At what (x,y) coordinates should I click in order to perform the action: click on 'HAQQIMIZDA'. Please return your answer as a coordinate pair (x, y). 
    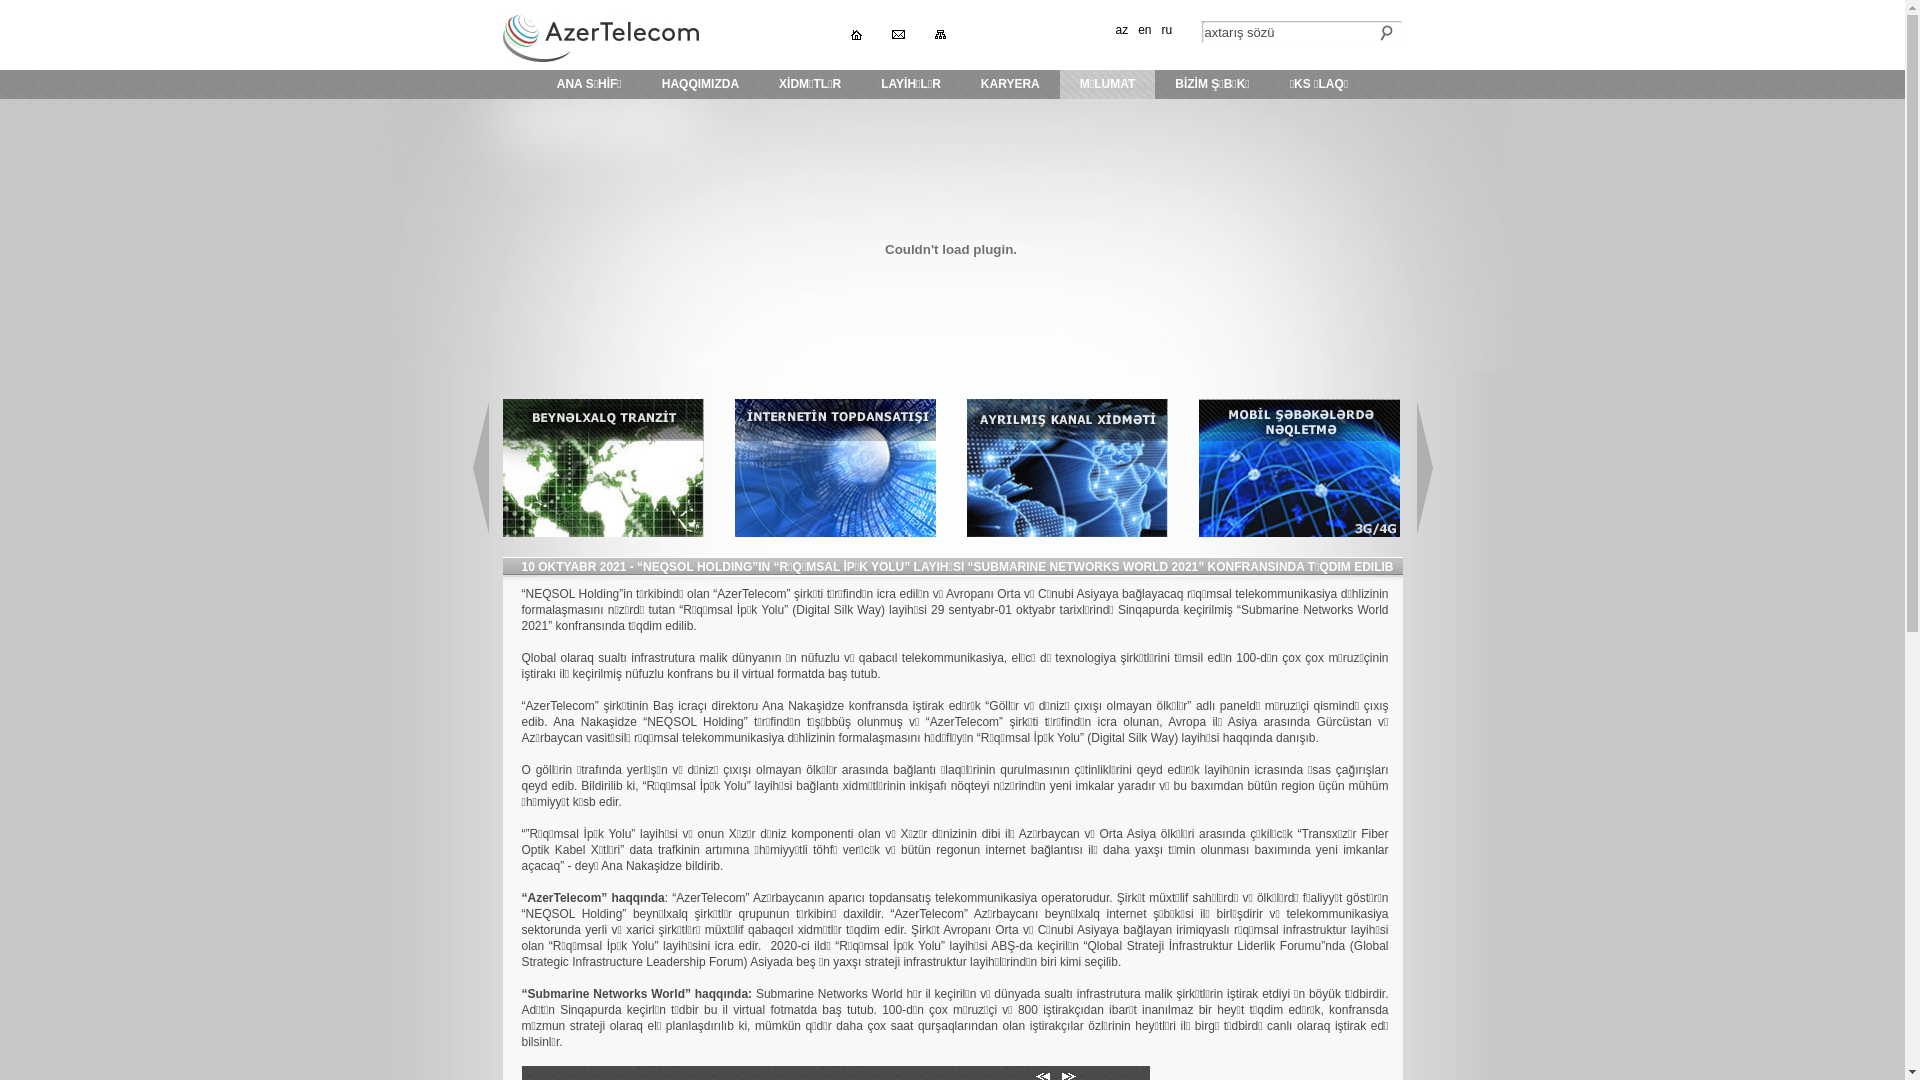
    Looking at the image, I should click on (700, 85).